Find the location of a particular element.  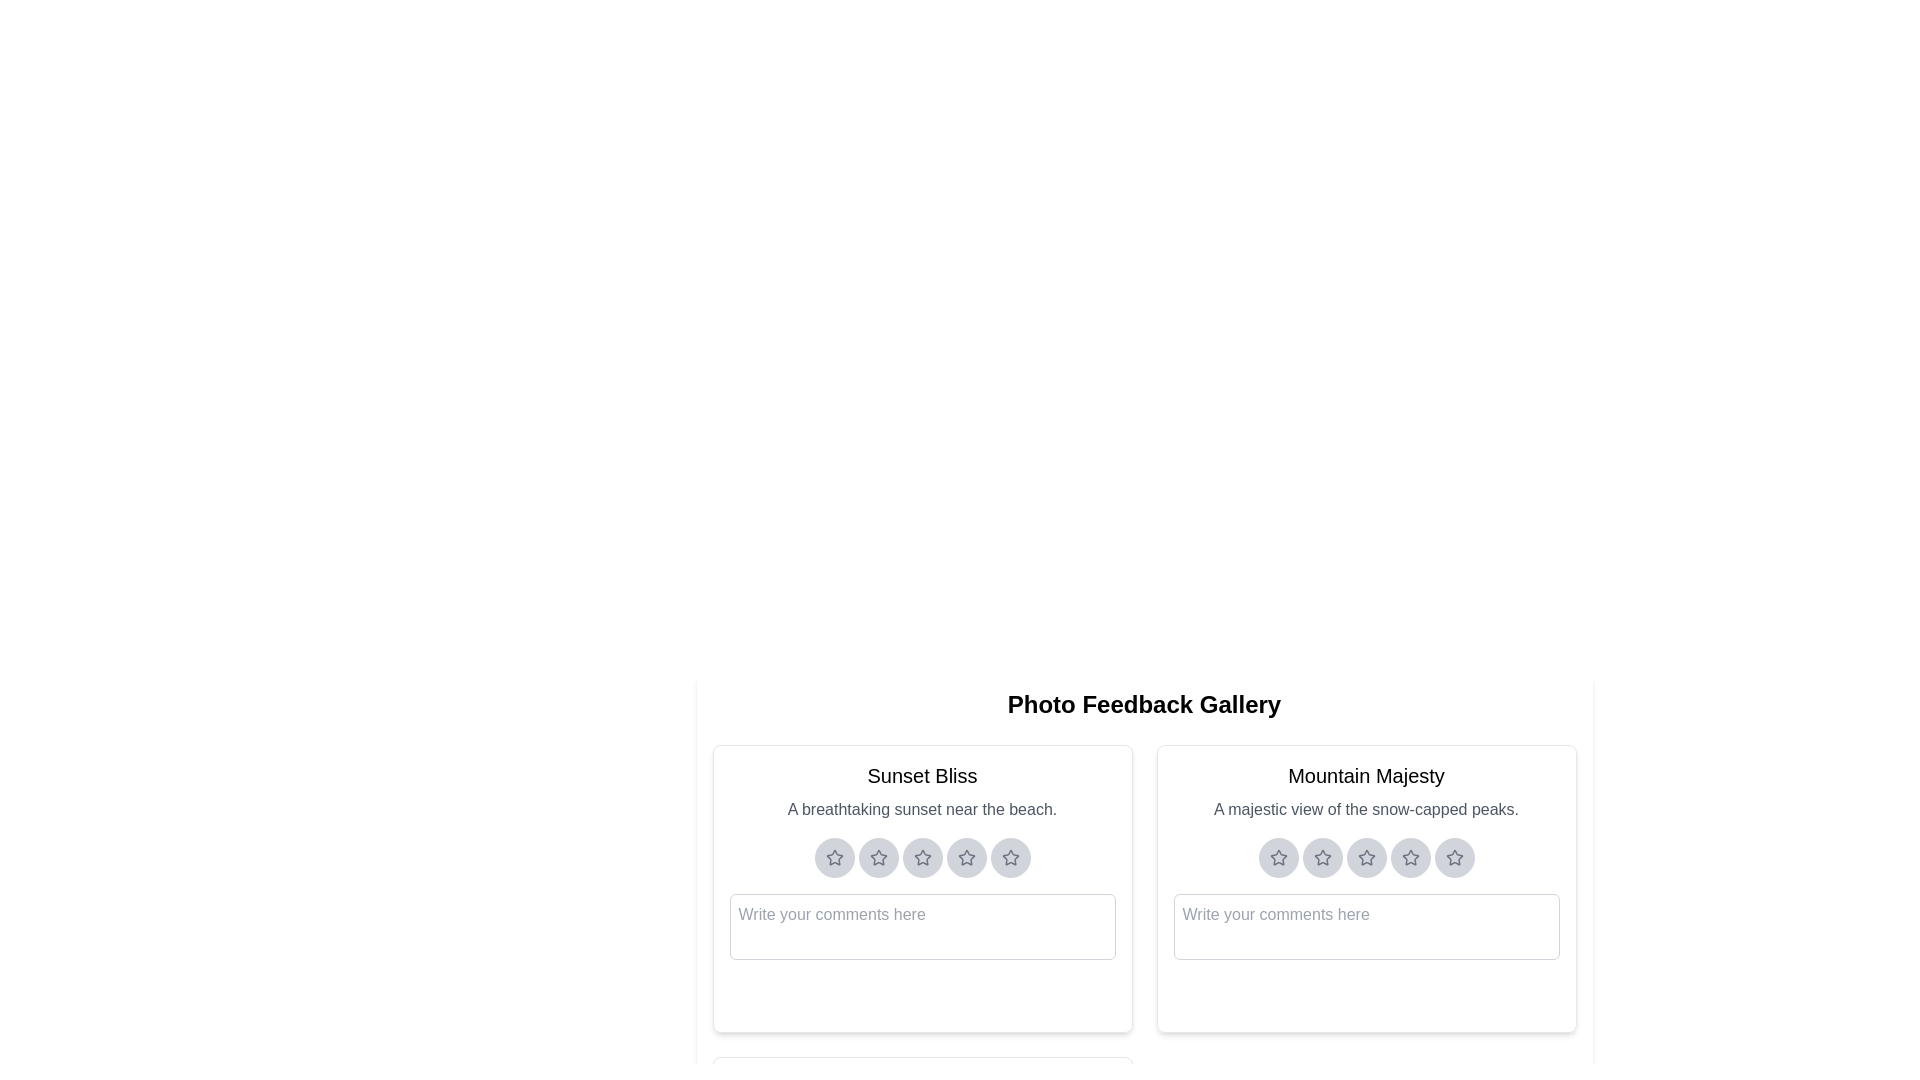

the first interactive star button in the 'Sunset Bliss' rating component is located at coordinates (921, 856).